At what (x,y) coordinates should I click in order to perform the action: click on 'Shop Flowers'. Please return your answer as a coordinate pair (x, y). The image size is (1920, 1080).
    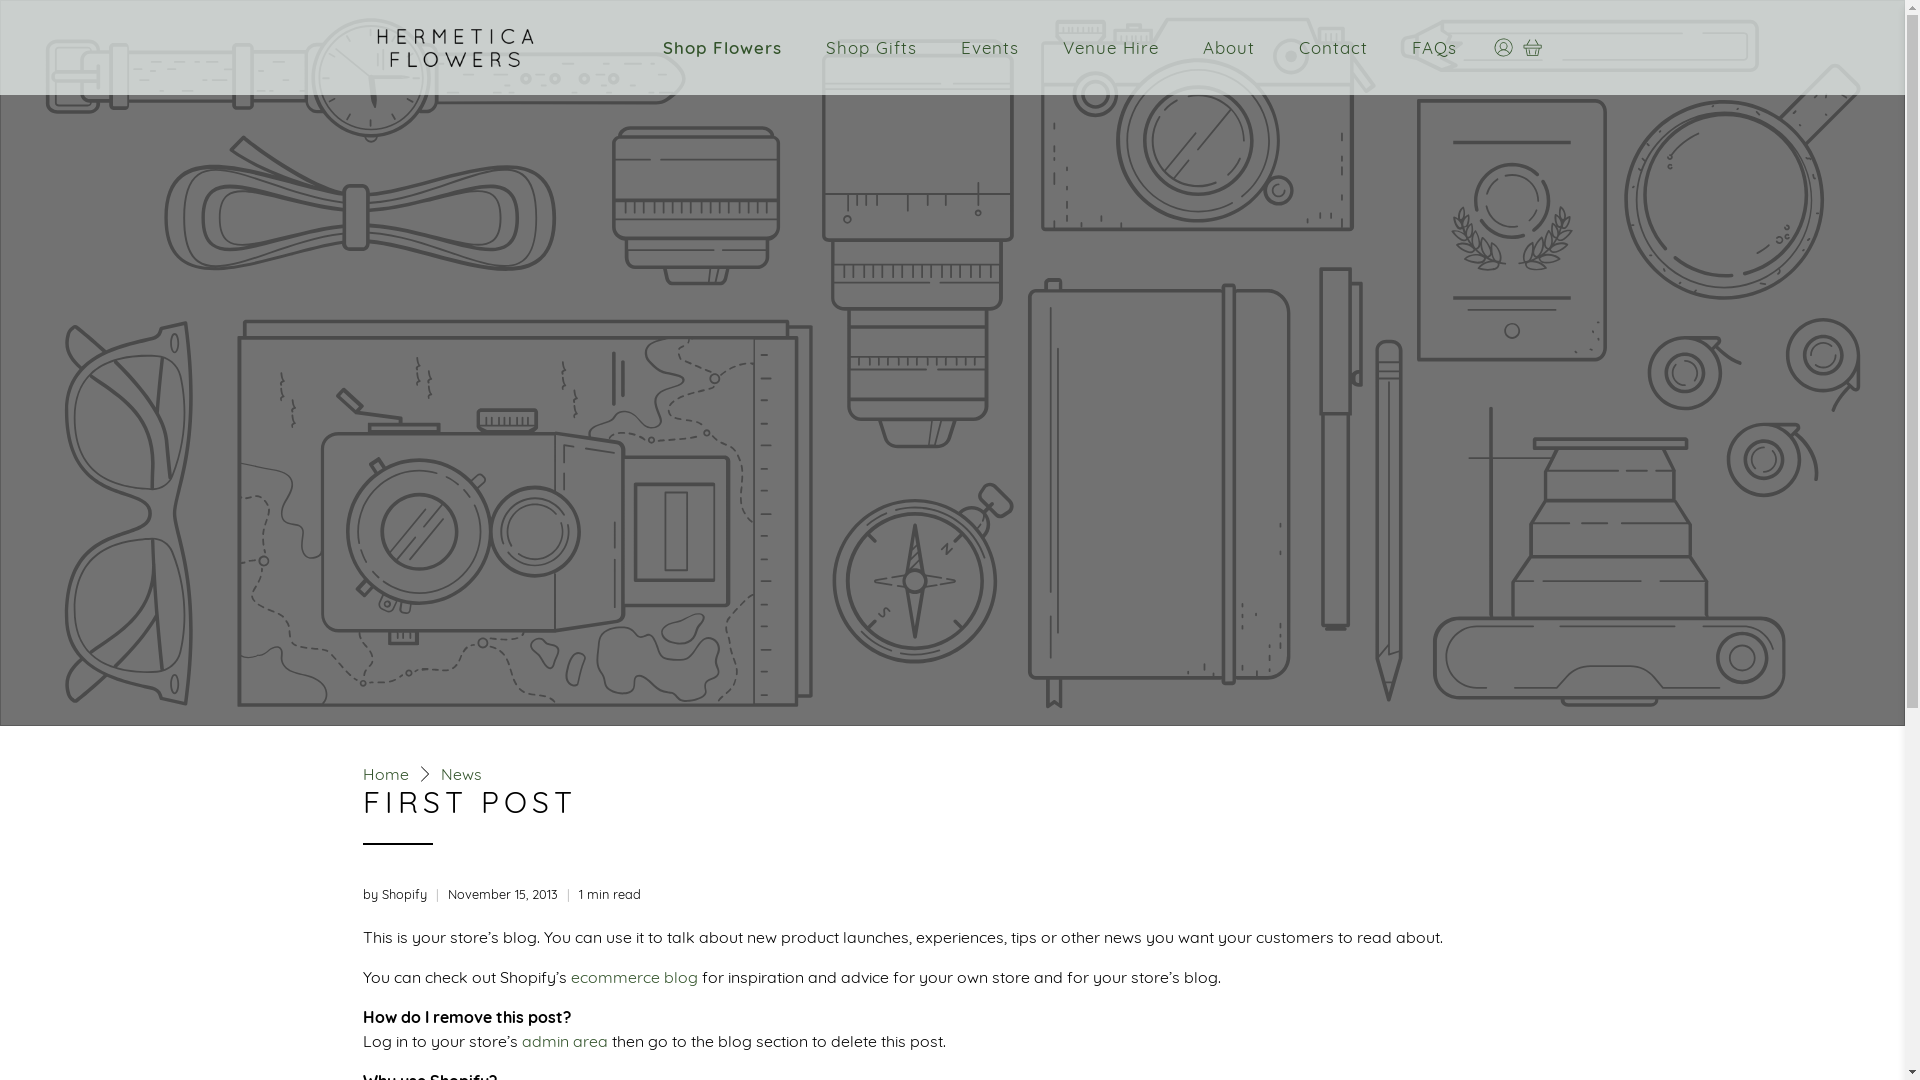
    Looking at the image, I should click on (721, 46).